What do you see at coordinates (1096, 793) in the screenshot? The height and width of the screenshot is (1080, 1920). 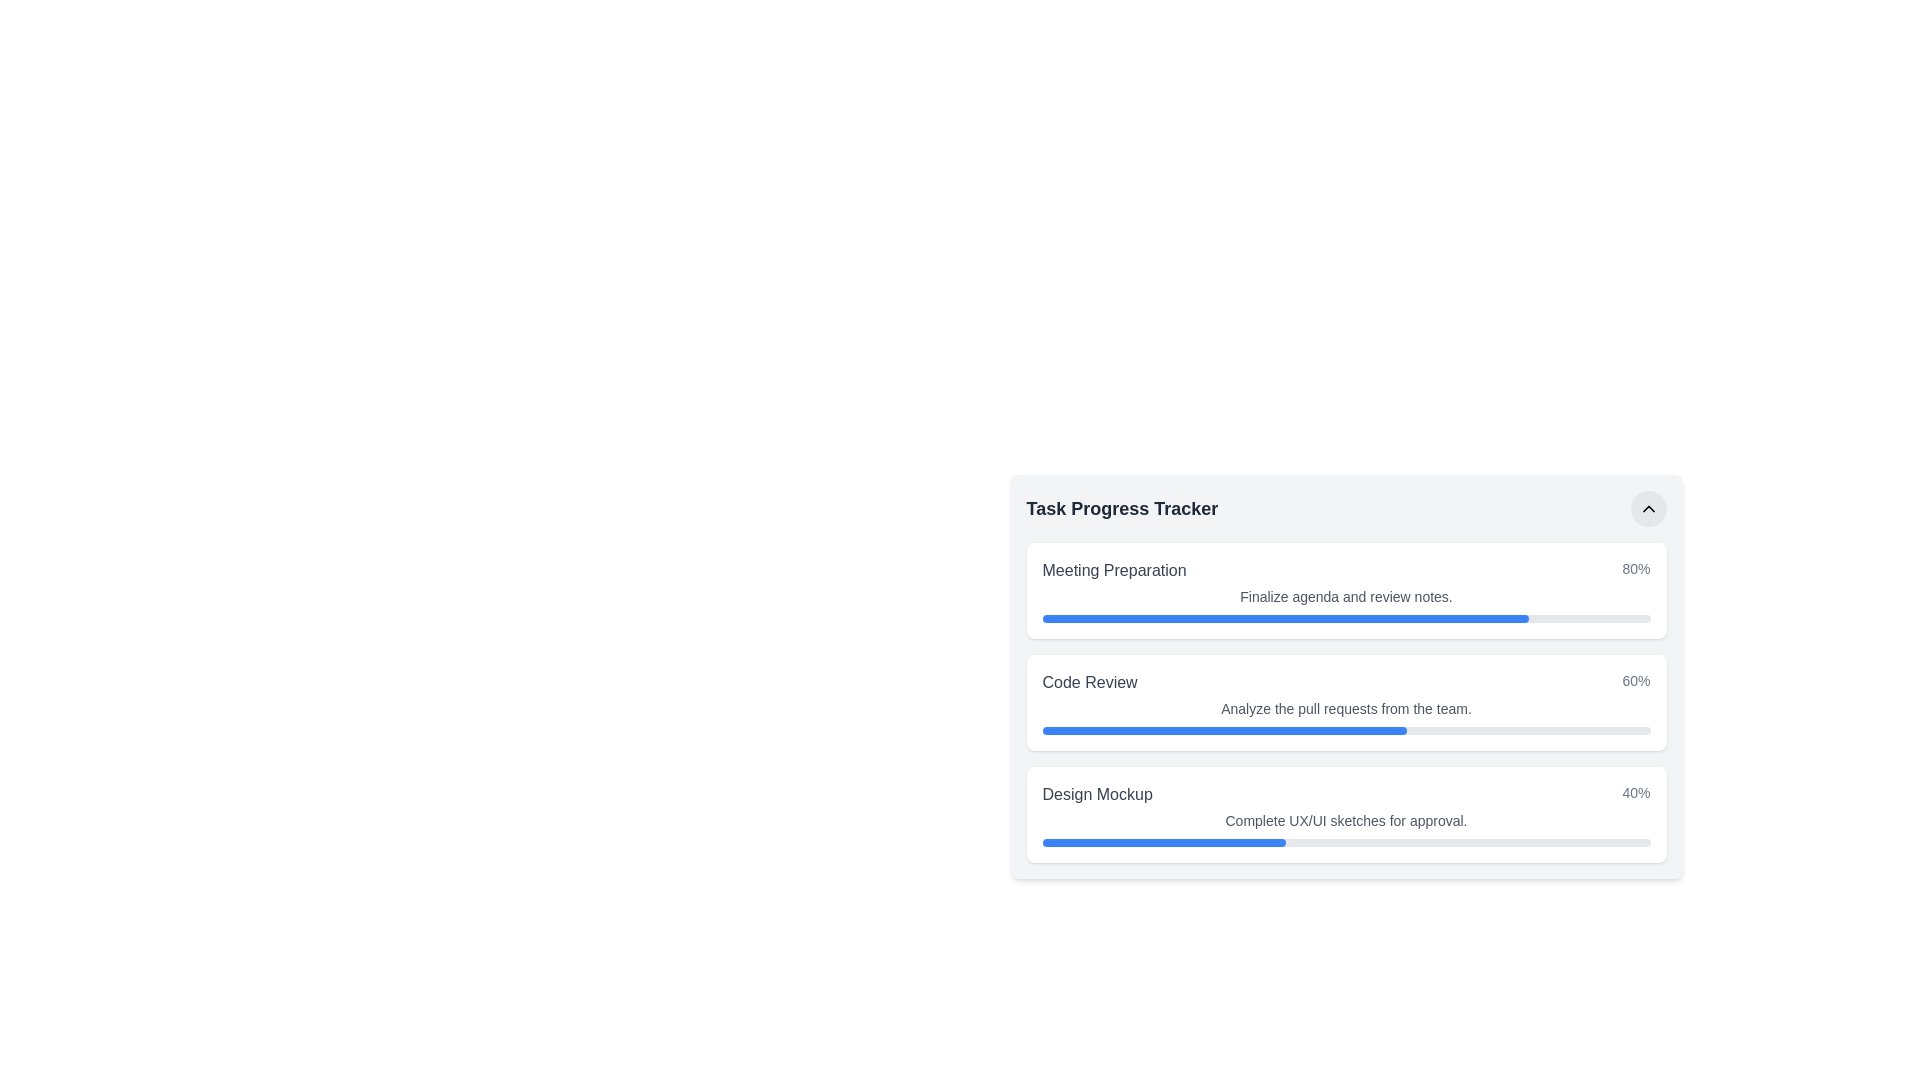 I see `the 'Design Mockup' label text in the task progress tracker interface, which is styled in medium-sized gray font and positioned to the left of the '40%' completion indicator` at bounding box center [1096, 793].